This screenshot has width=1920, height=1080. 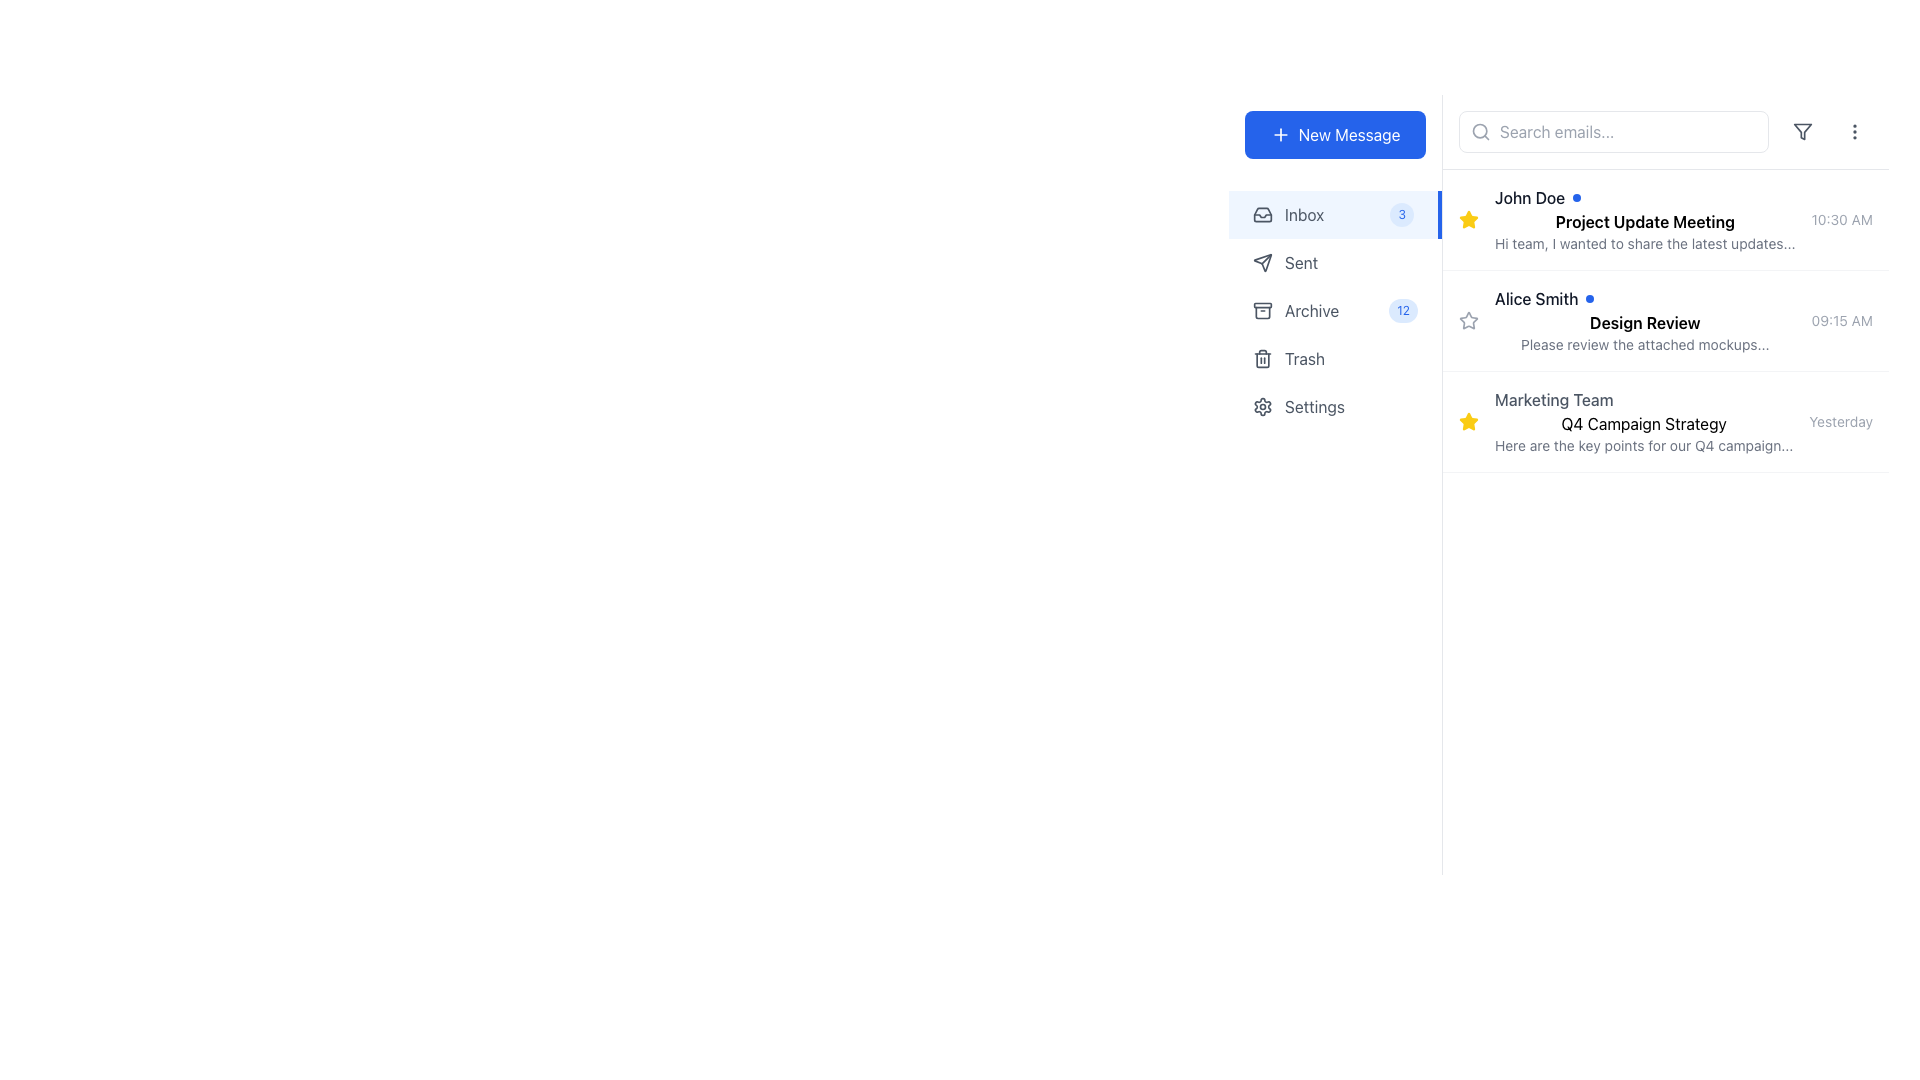 What do you see at coordinates (1331, 311) in the screenshot?
I see `the 'Archive' text label, which is styled in gray and positioned to the right of a trash bin icon, as the third item in the navigation list` at bounding box center [1331, 311].